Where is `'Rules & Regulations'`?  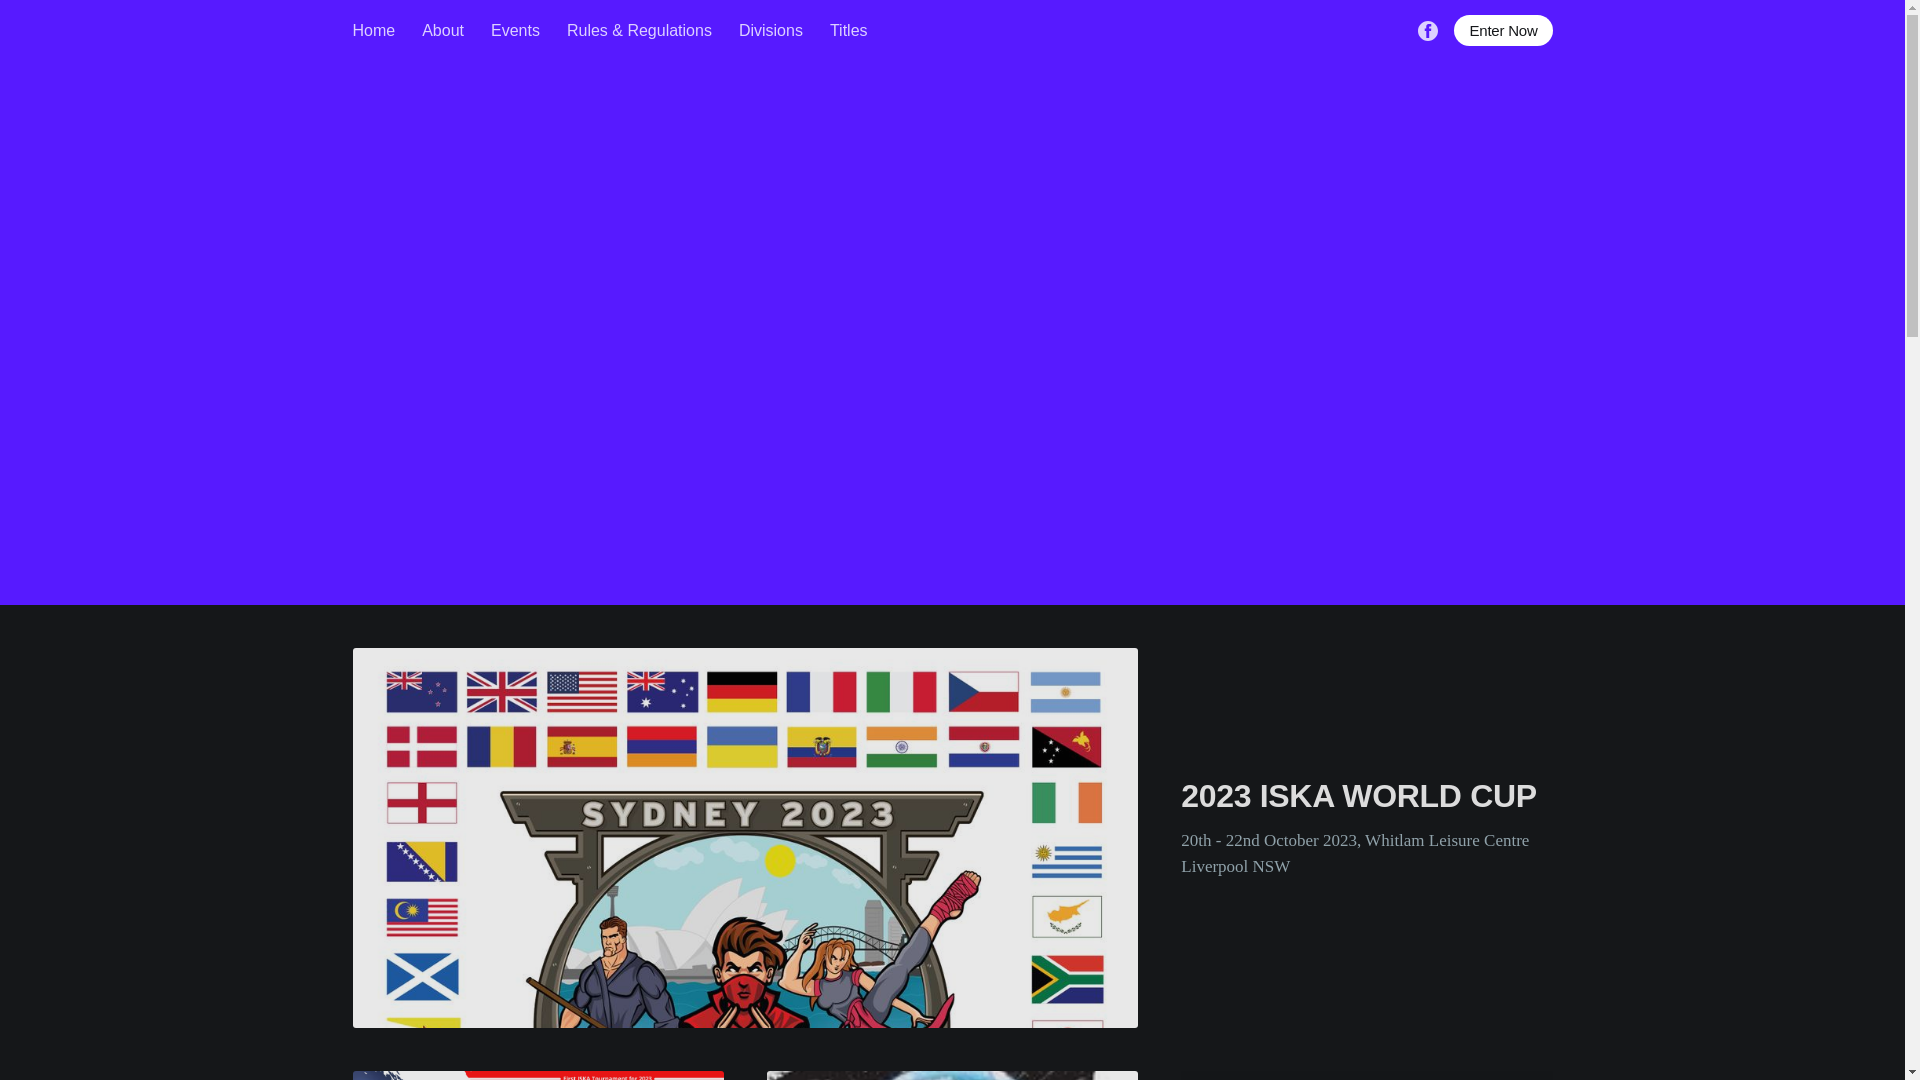 'Rules & Regulations' is located at coordinates (638, 30).